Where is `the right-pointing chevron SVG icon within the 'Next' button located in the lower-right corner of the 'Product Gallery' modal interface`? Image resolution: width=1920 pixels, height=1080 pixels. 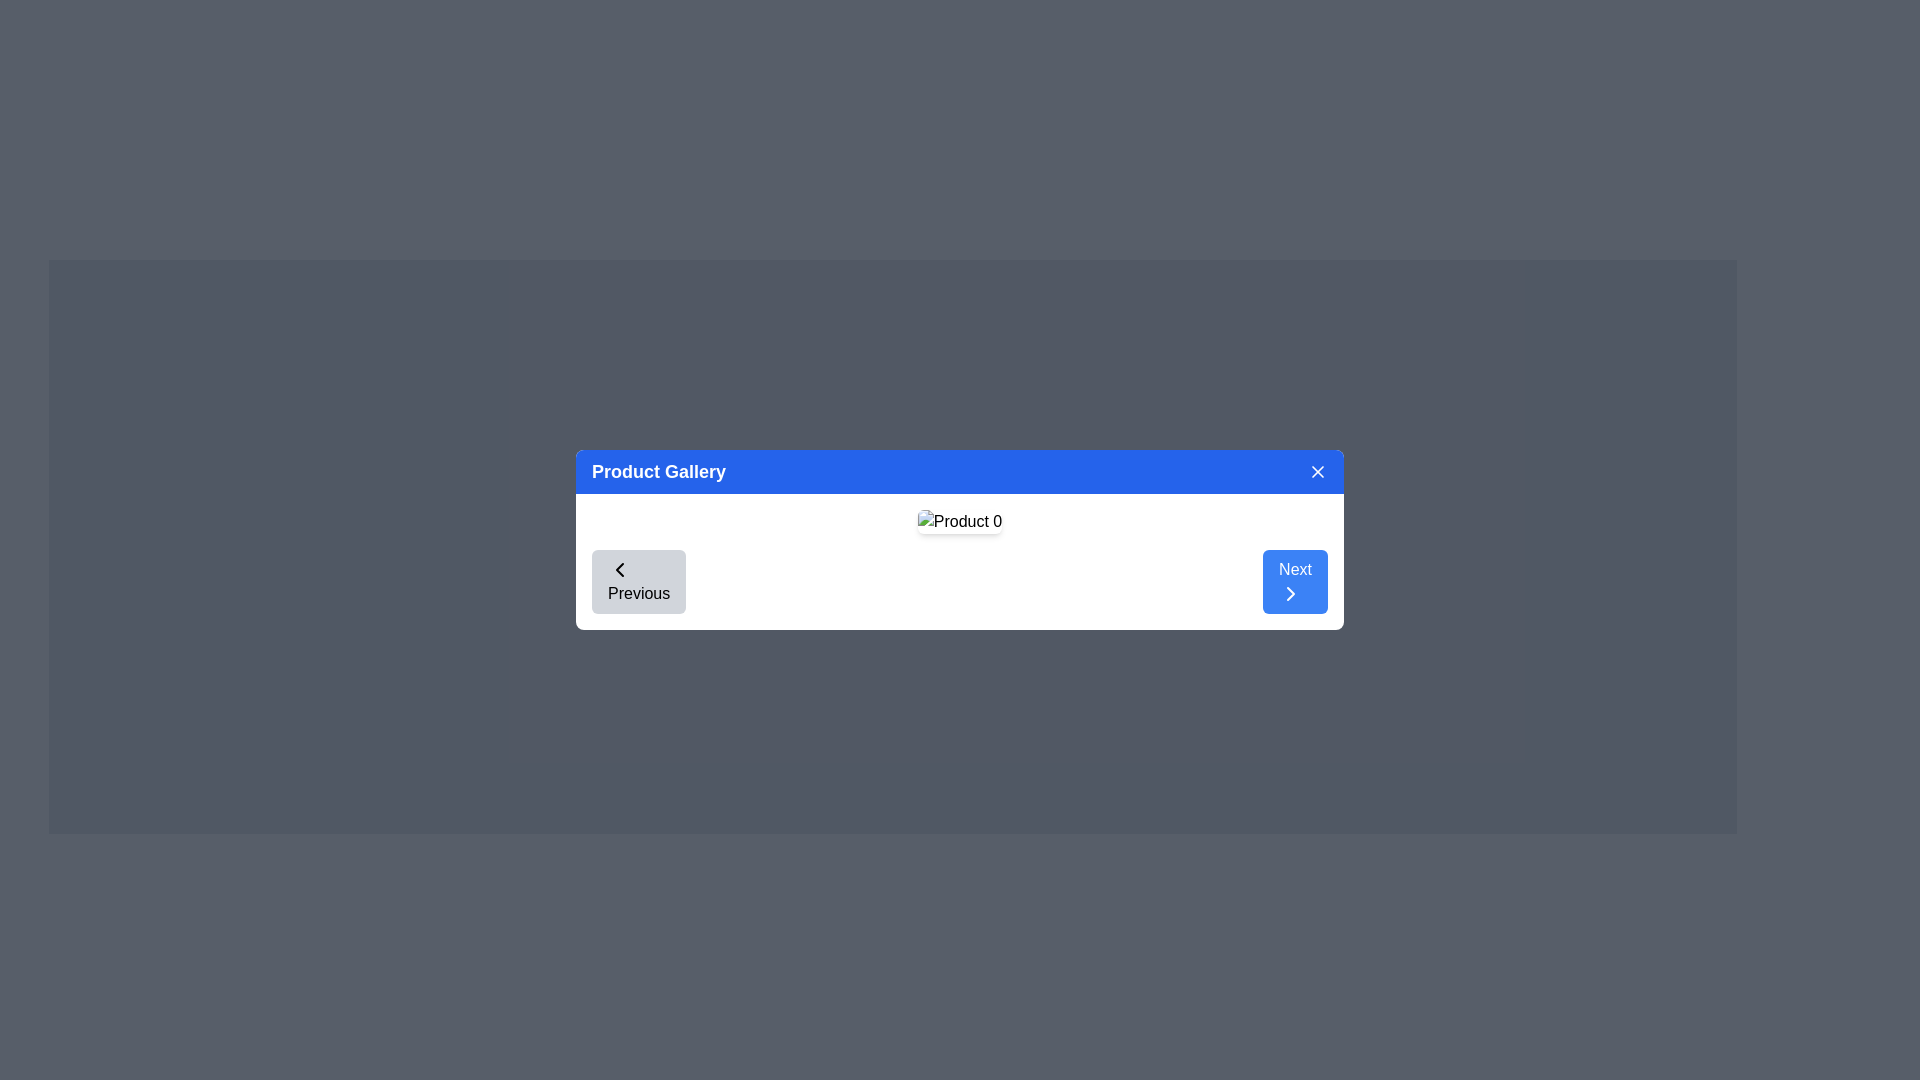
the right-pointing chevron SVG icon within the 'Next' button located in the lower-right corner of the 'Product Gallery' modal interface is located at coordinates (1291, 593).